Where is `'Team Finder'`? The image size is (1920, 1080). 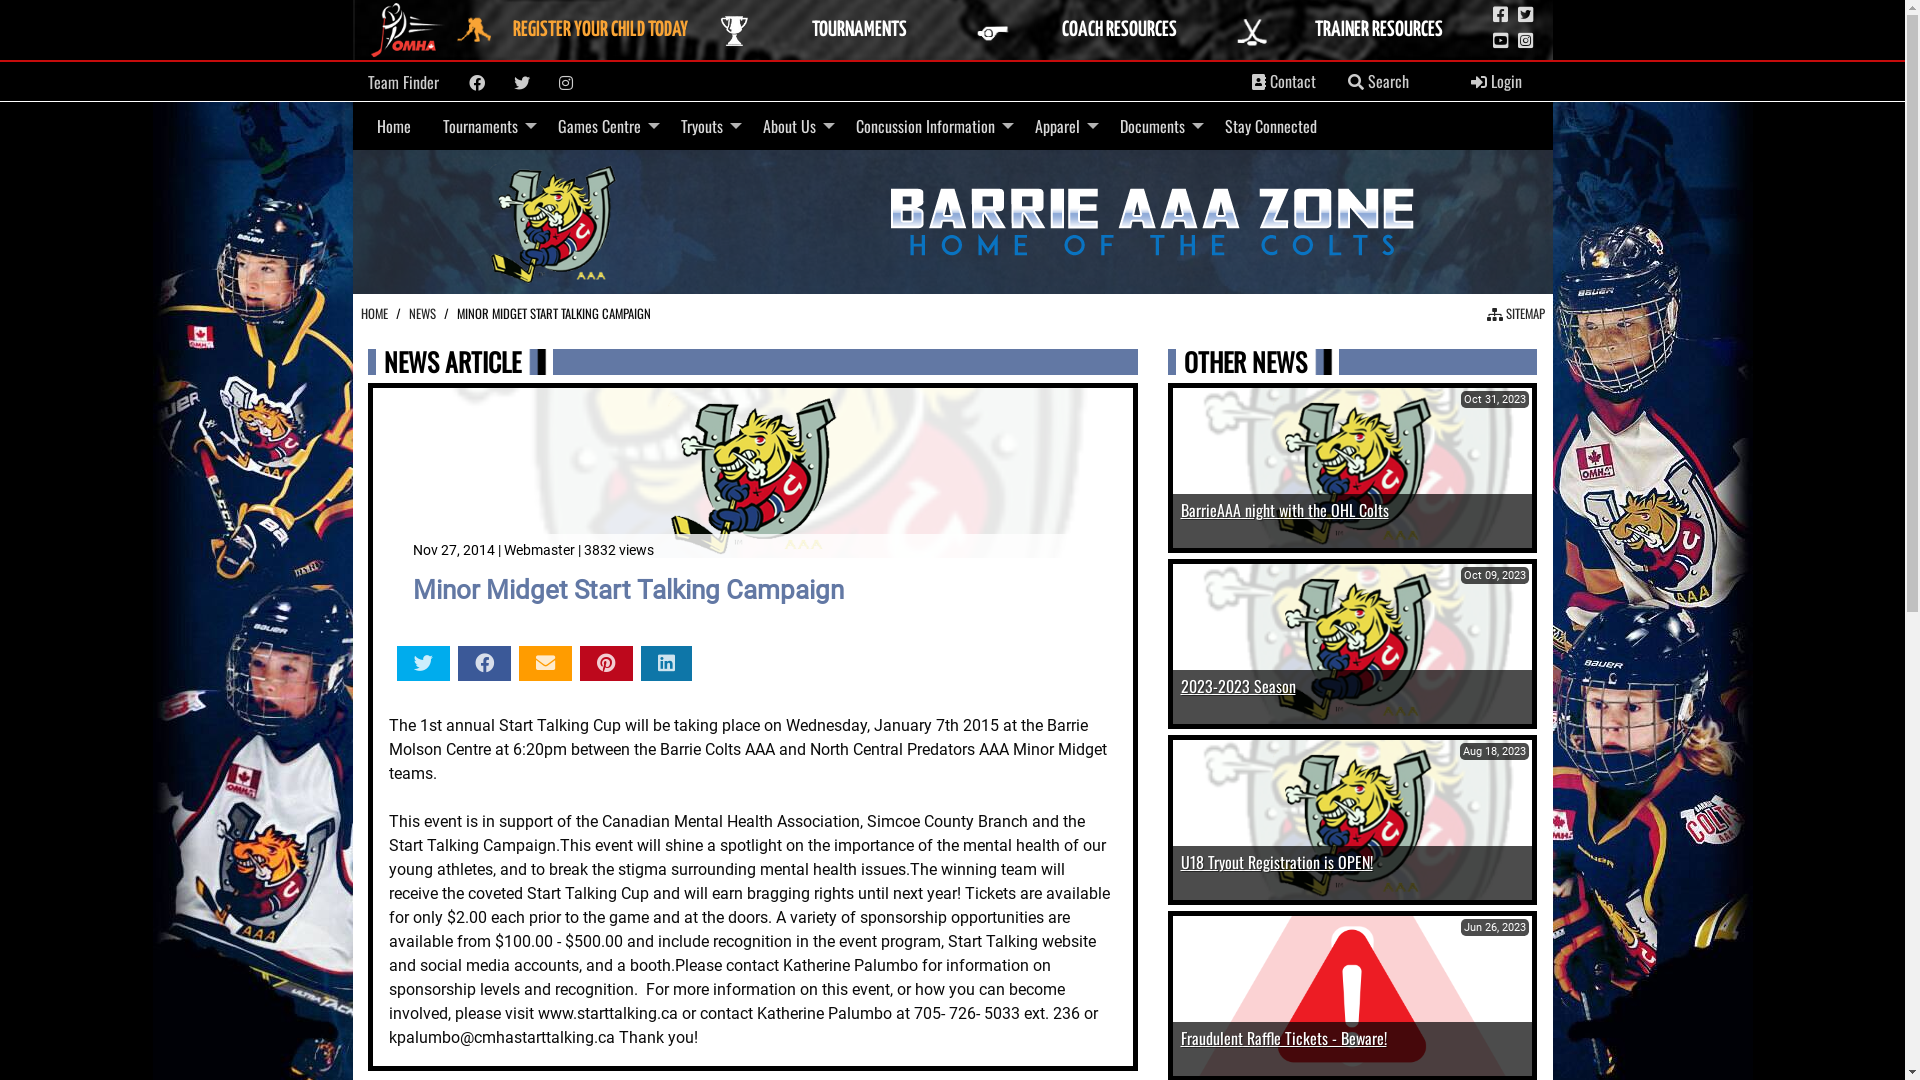 'Team Finder' is located at coordinates (402, 80).